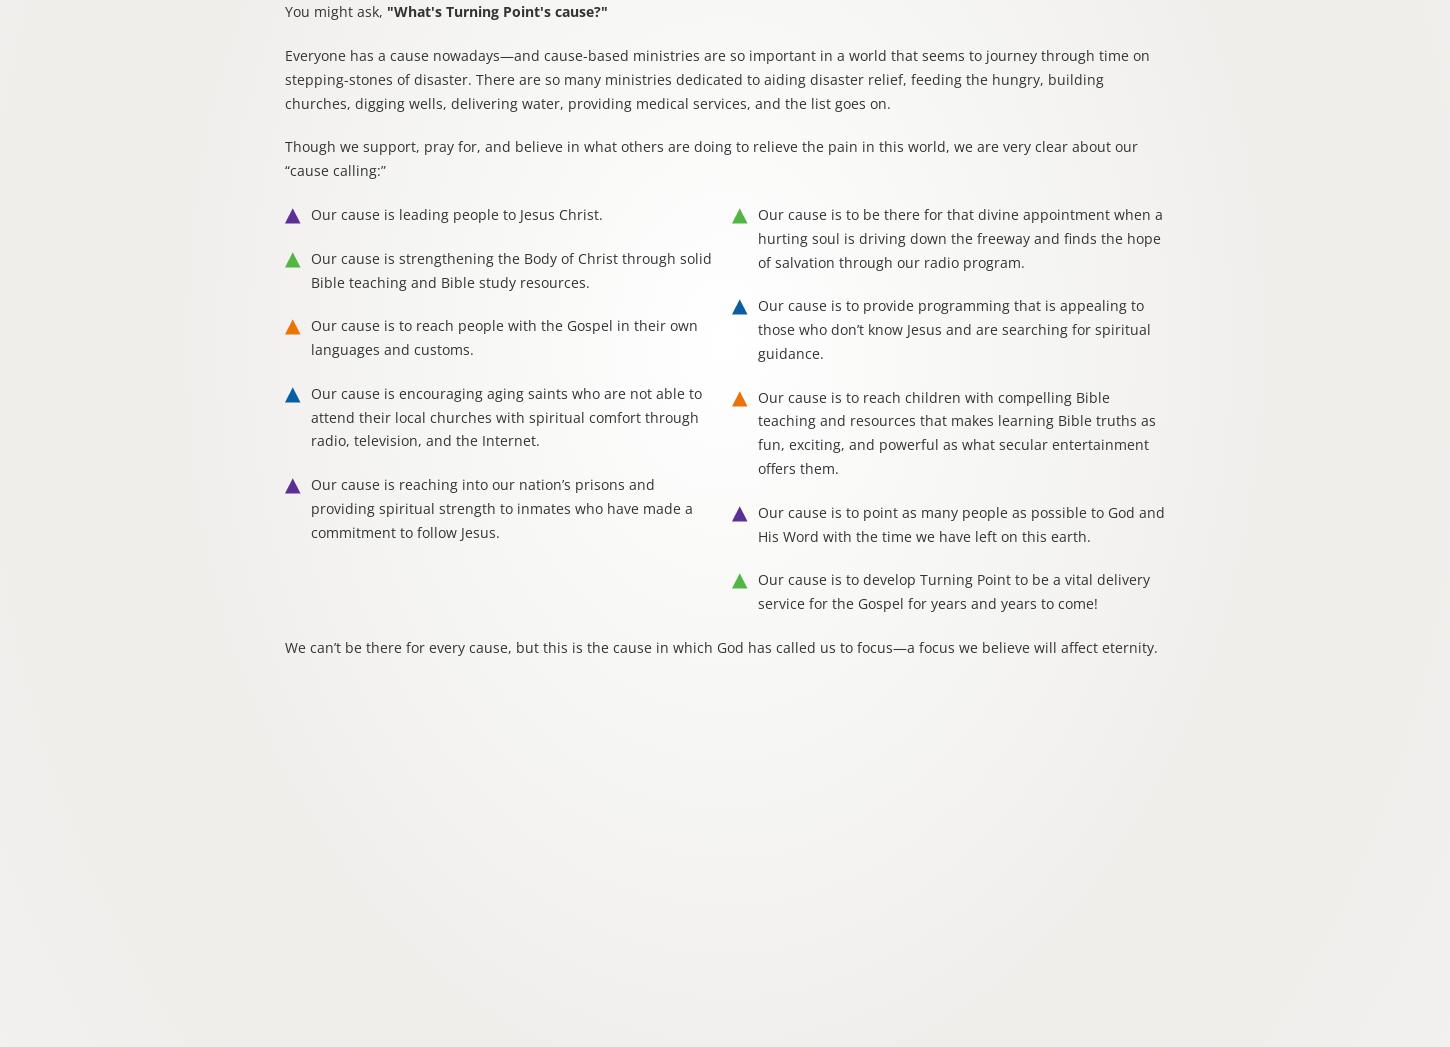 The height and width of the screenshot is (1047, 1450). Describe the element at coordinates (953, 327) in the screenshot. I see `'Our cause is to provide programming that is appealing to those who don’t know Jesus and are searching for spiritual guidance.'` at that location.